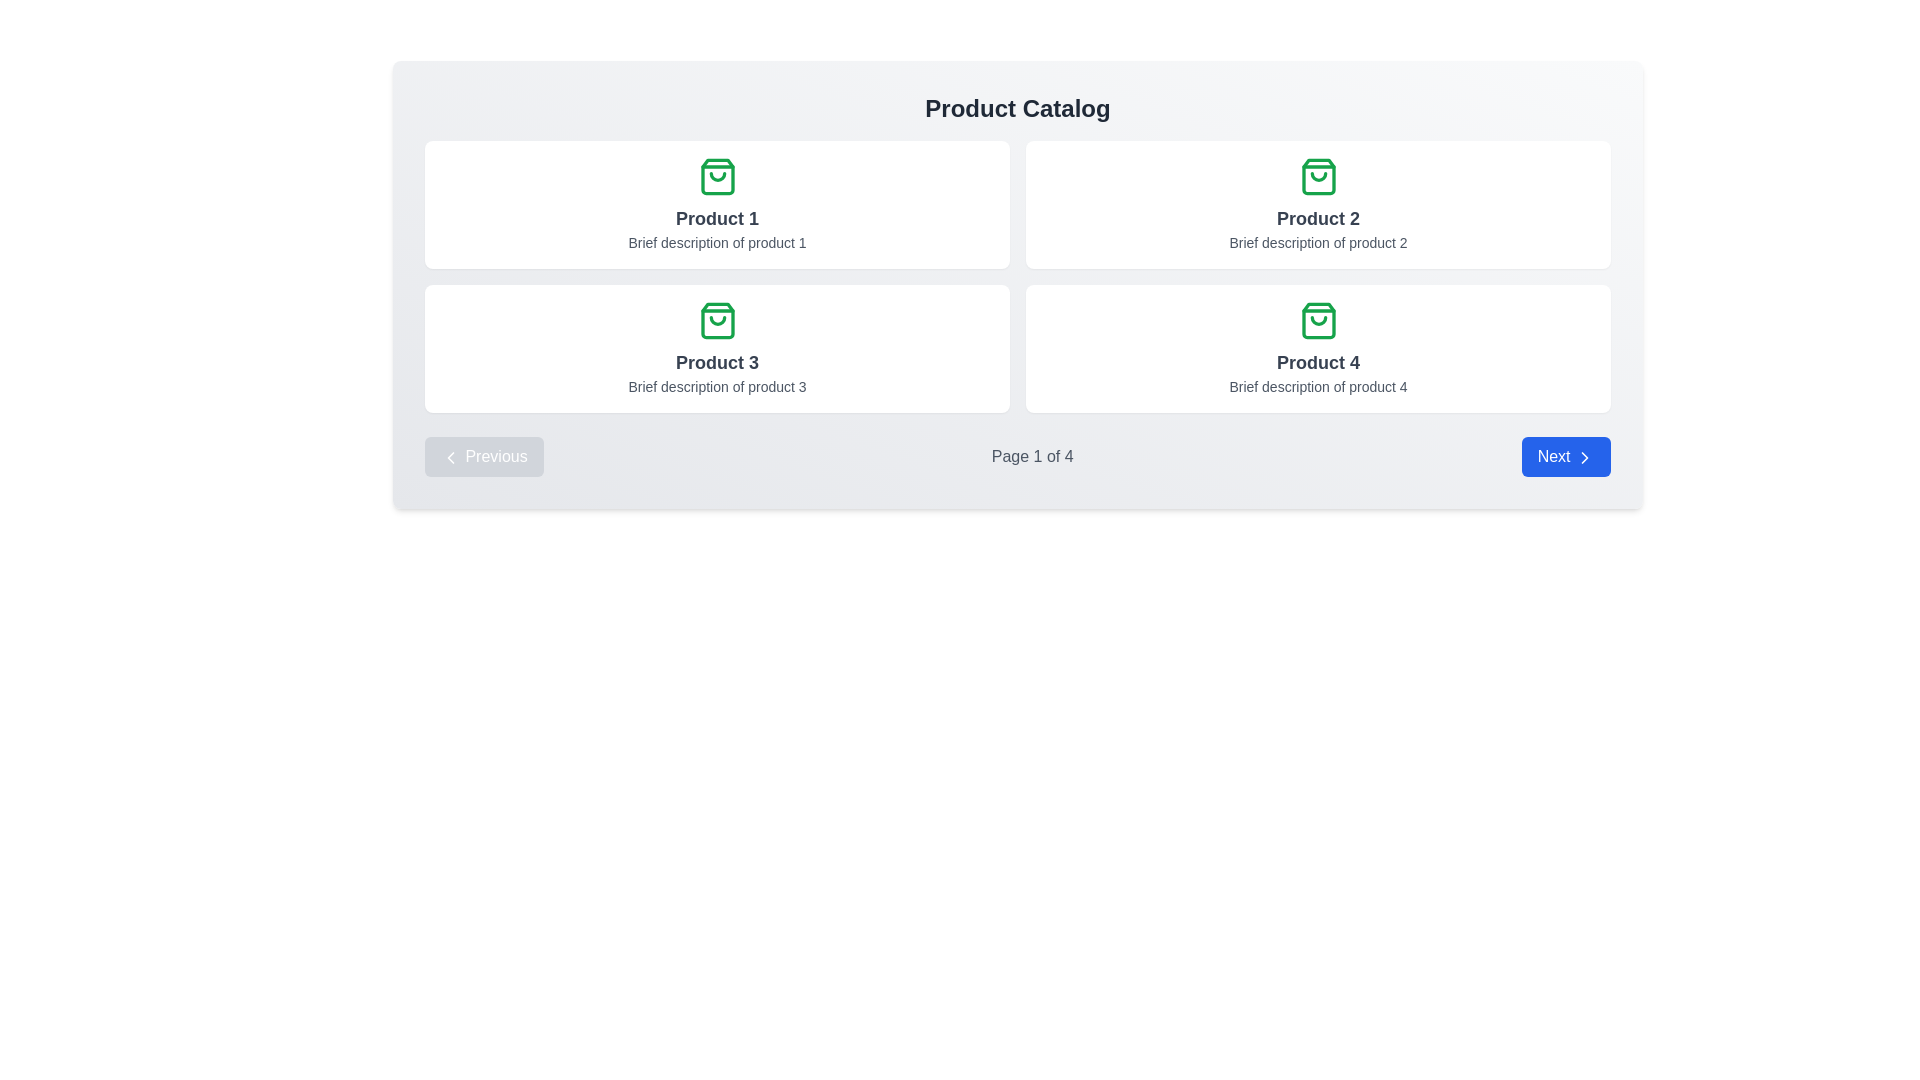  What do you see at coordinates (1318, 176) in the screenshot?
I see `the green shopping bag icon with a smiling handle design located at the top center of the card titled 'Product 2' in the product catalog interface` at bounding box center [1318, 176].